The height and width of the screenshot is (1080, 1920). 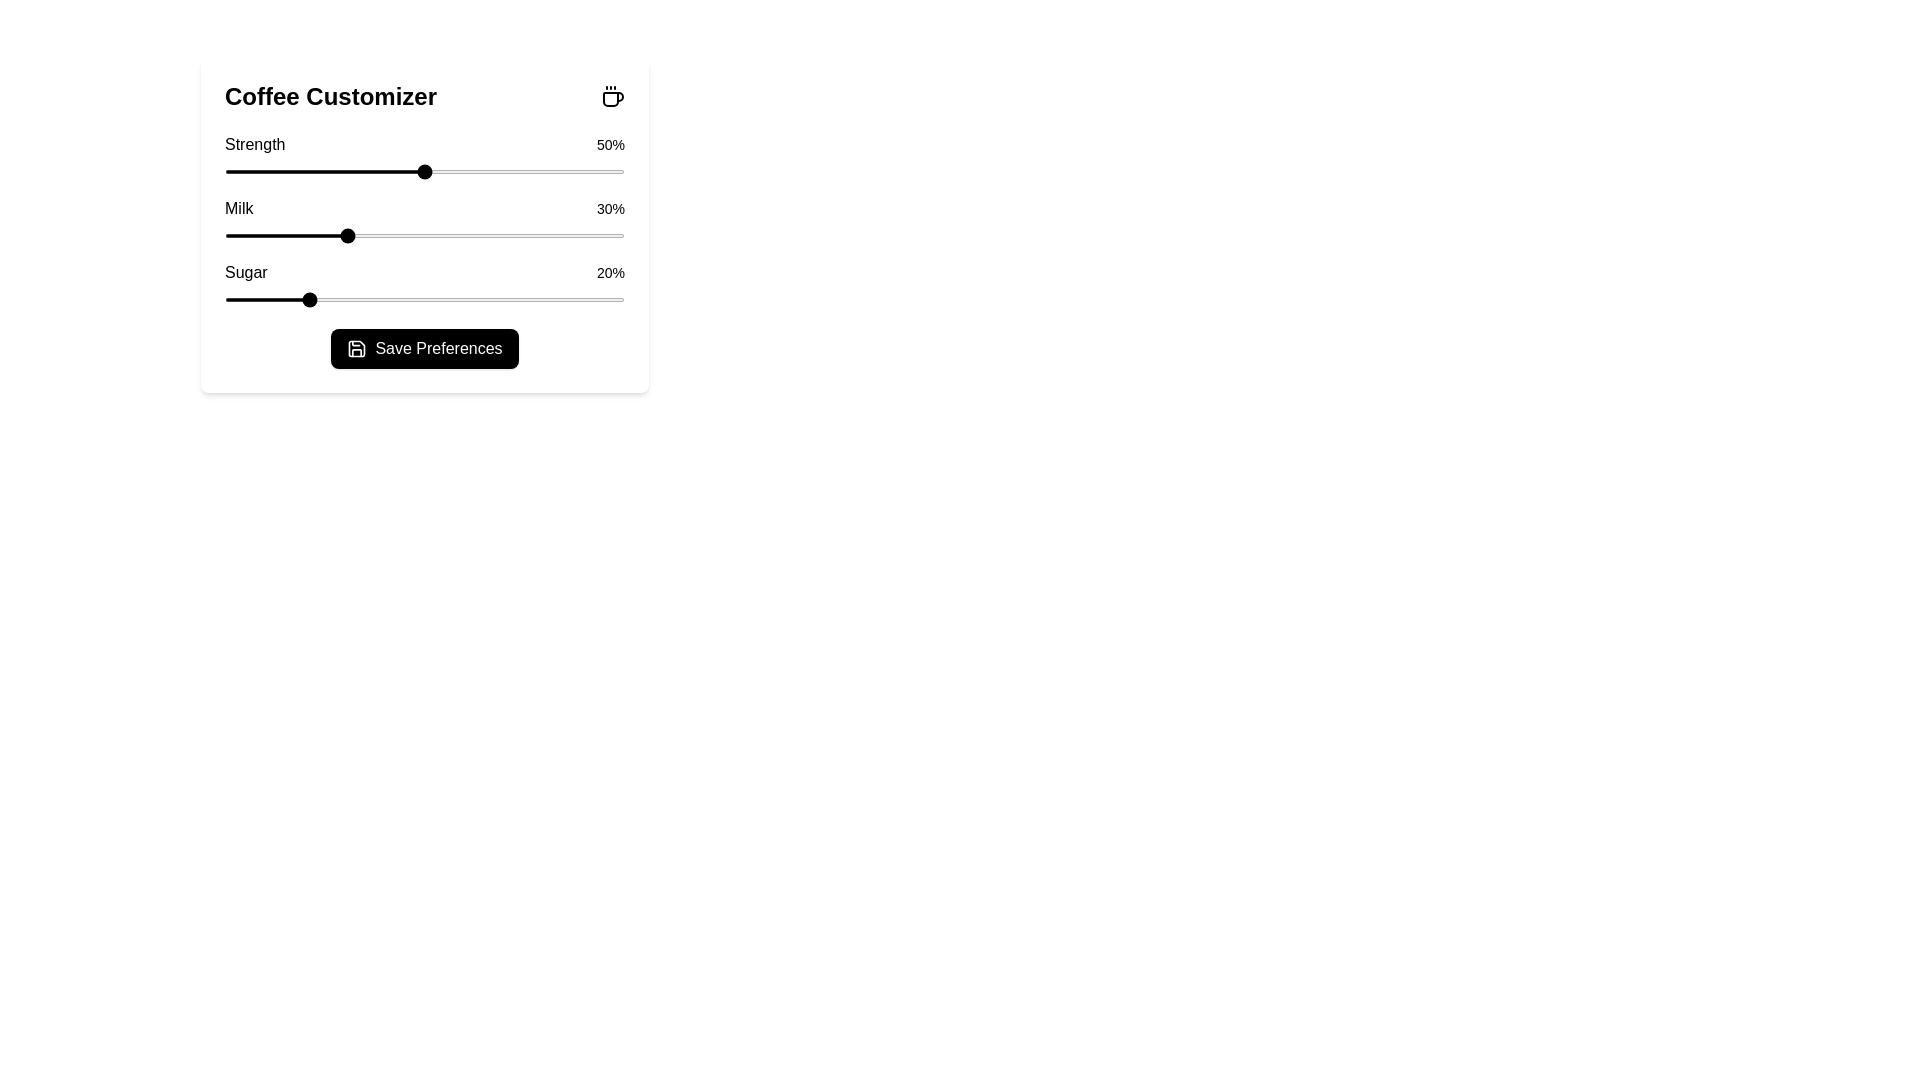 I want to click on the strength slider, so click(x=513, y=171).